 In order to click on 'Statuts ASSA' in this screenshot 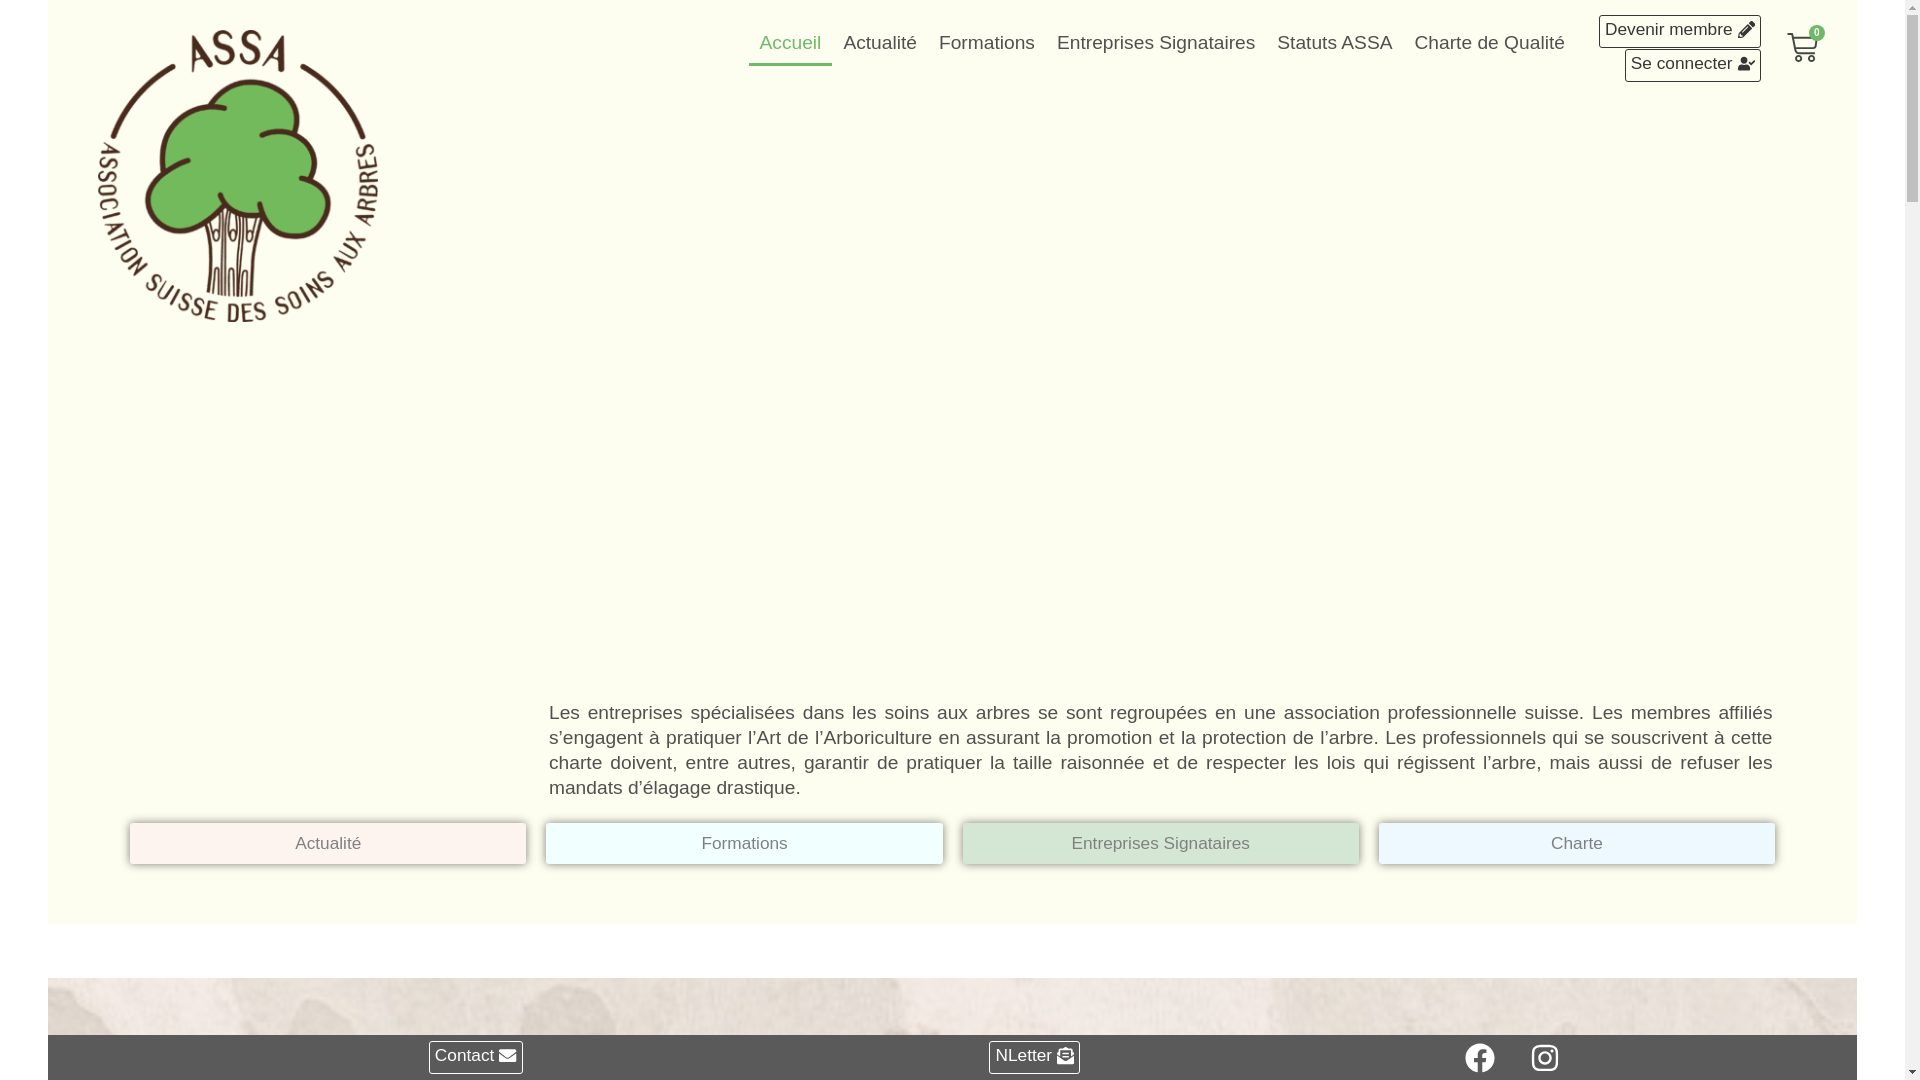, I will do `click(1334, 42)`.